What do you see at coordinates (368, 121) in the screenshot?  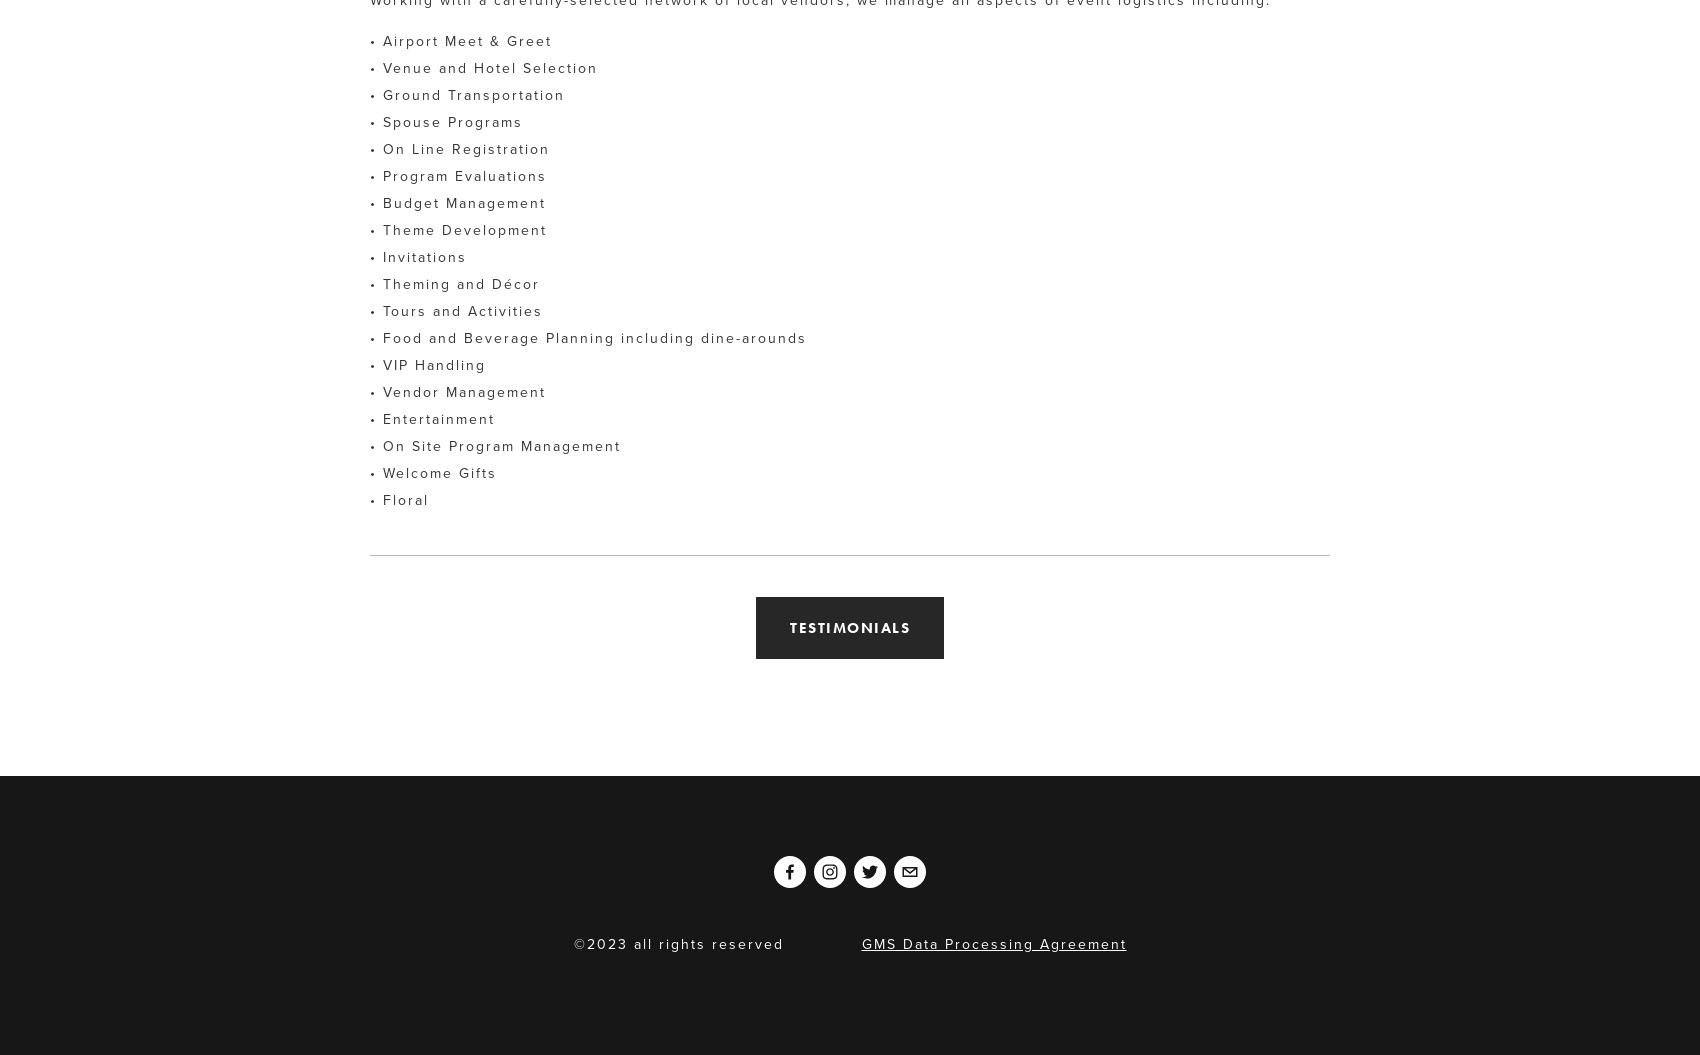 I see `'• Spouse Programs'` at bounding box center [368, 121].